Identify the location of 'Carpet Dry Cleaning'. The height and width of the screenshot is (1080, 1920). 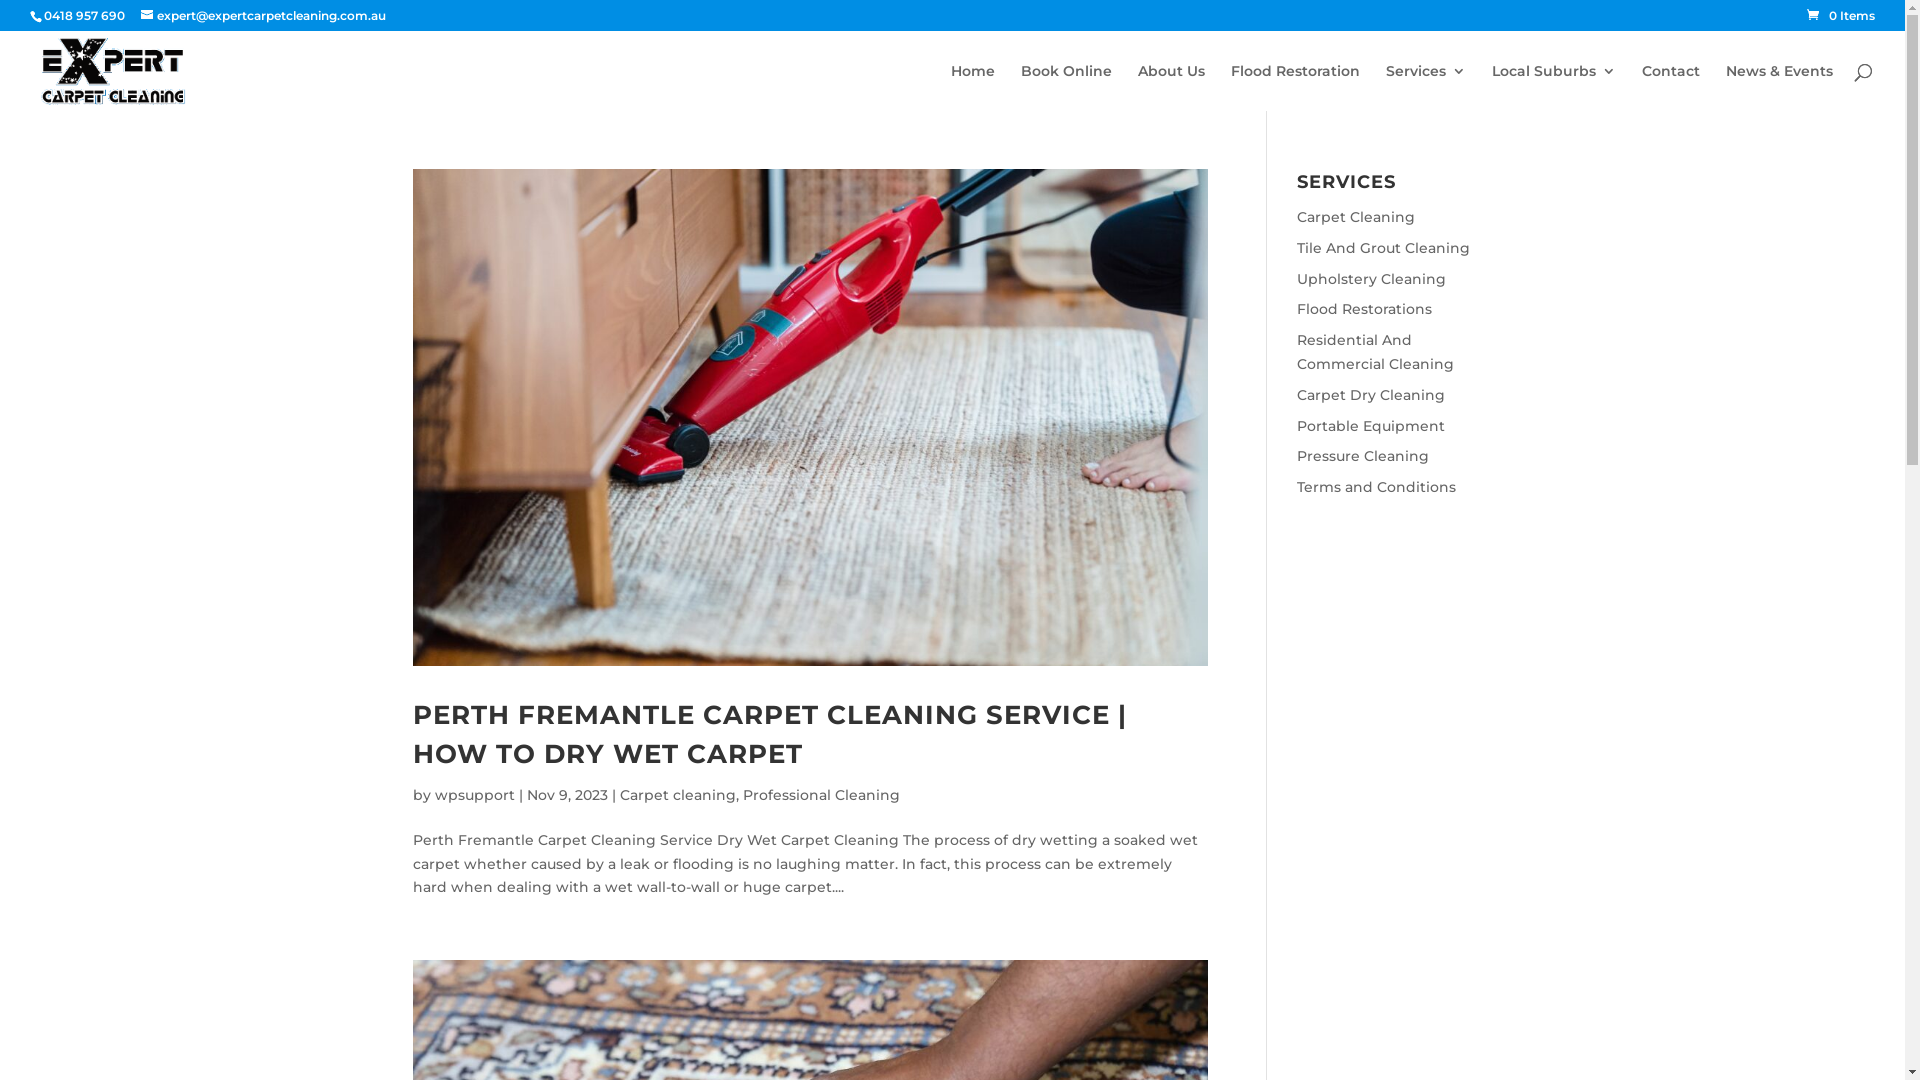
(1370, 394).